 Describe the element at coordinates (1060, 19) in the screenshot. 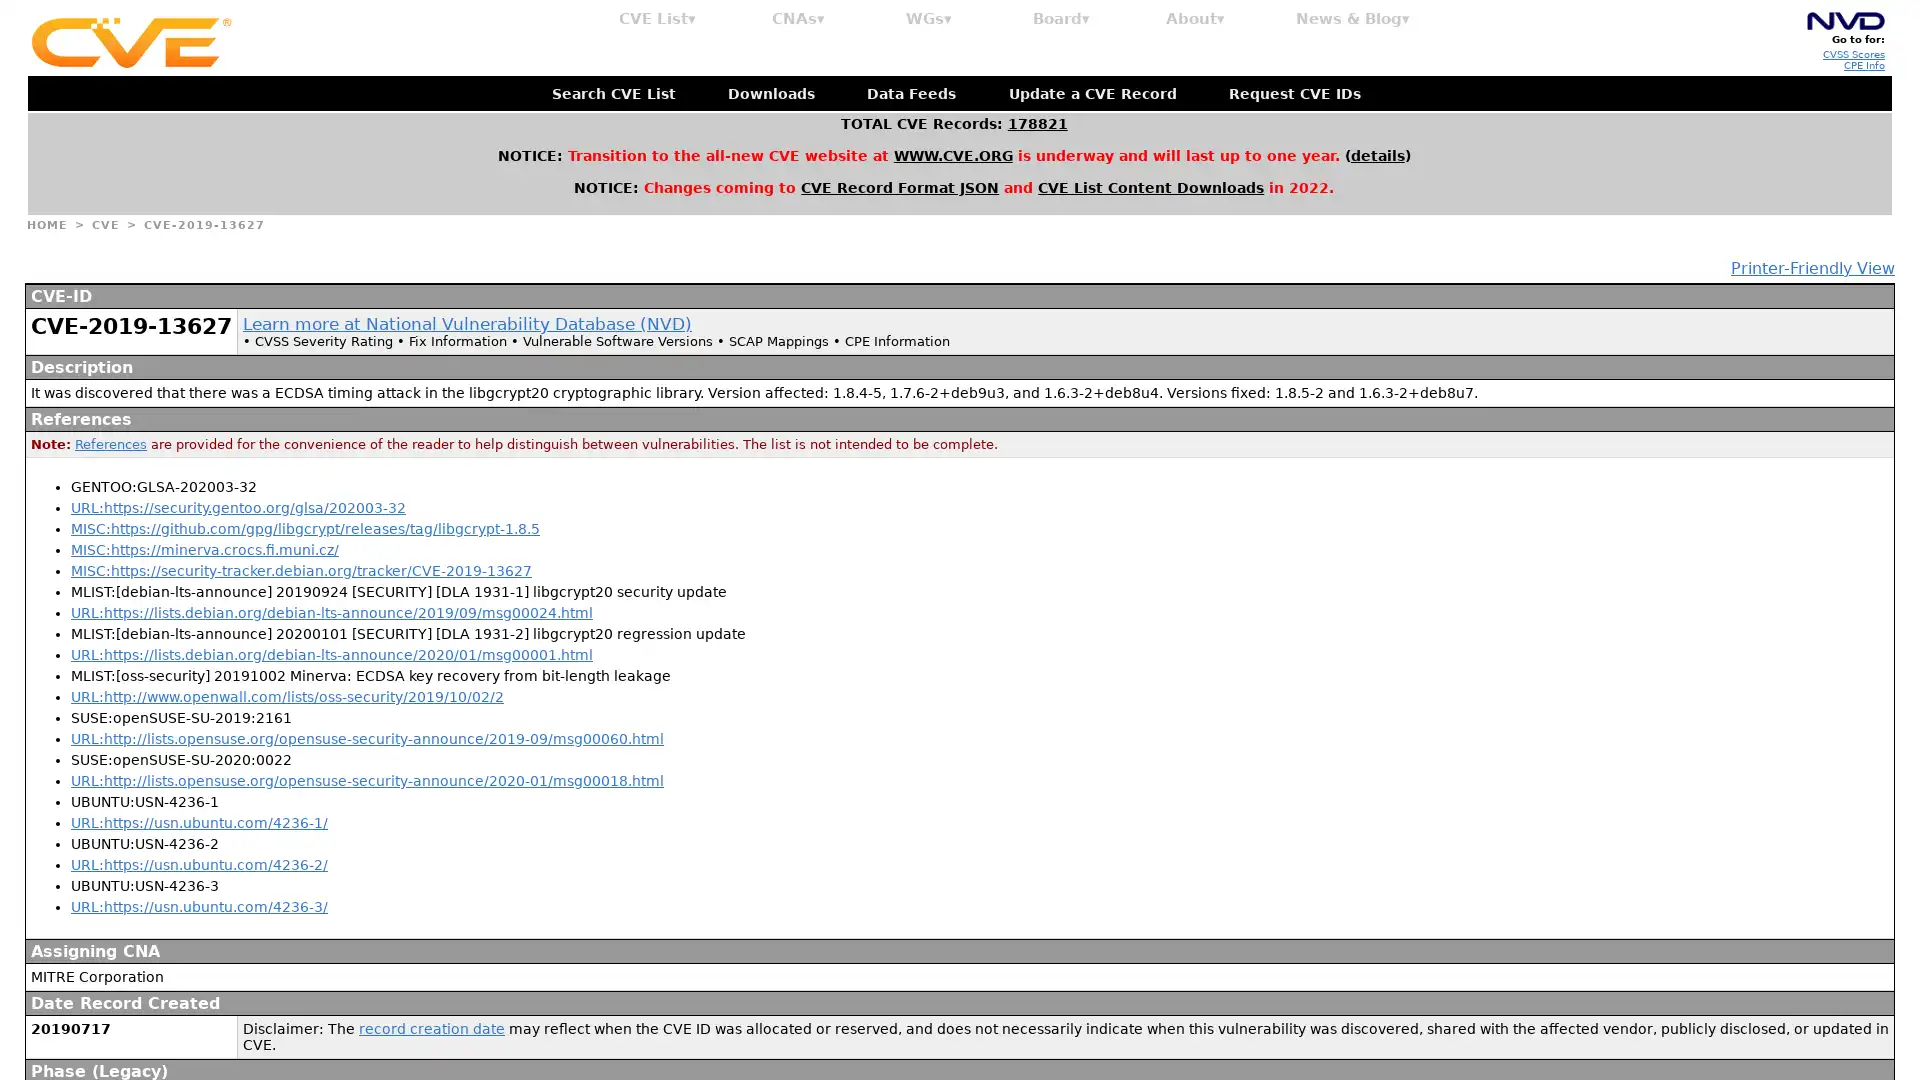

I see `Board` at that location.